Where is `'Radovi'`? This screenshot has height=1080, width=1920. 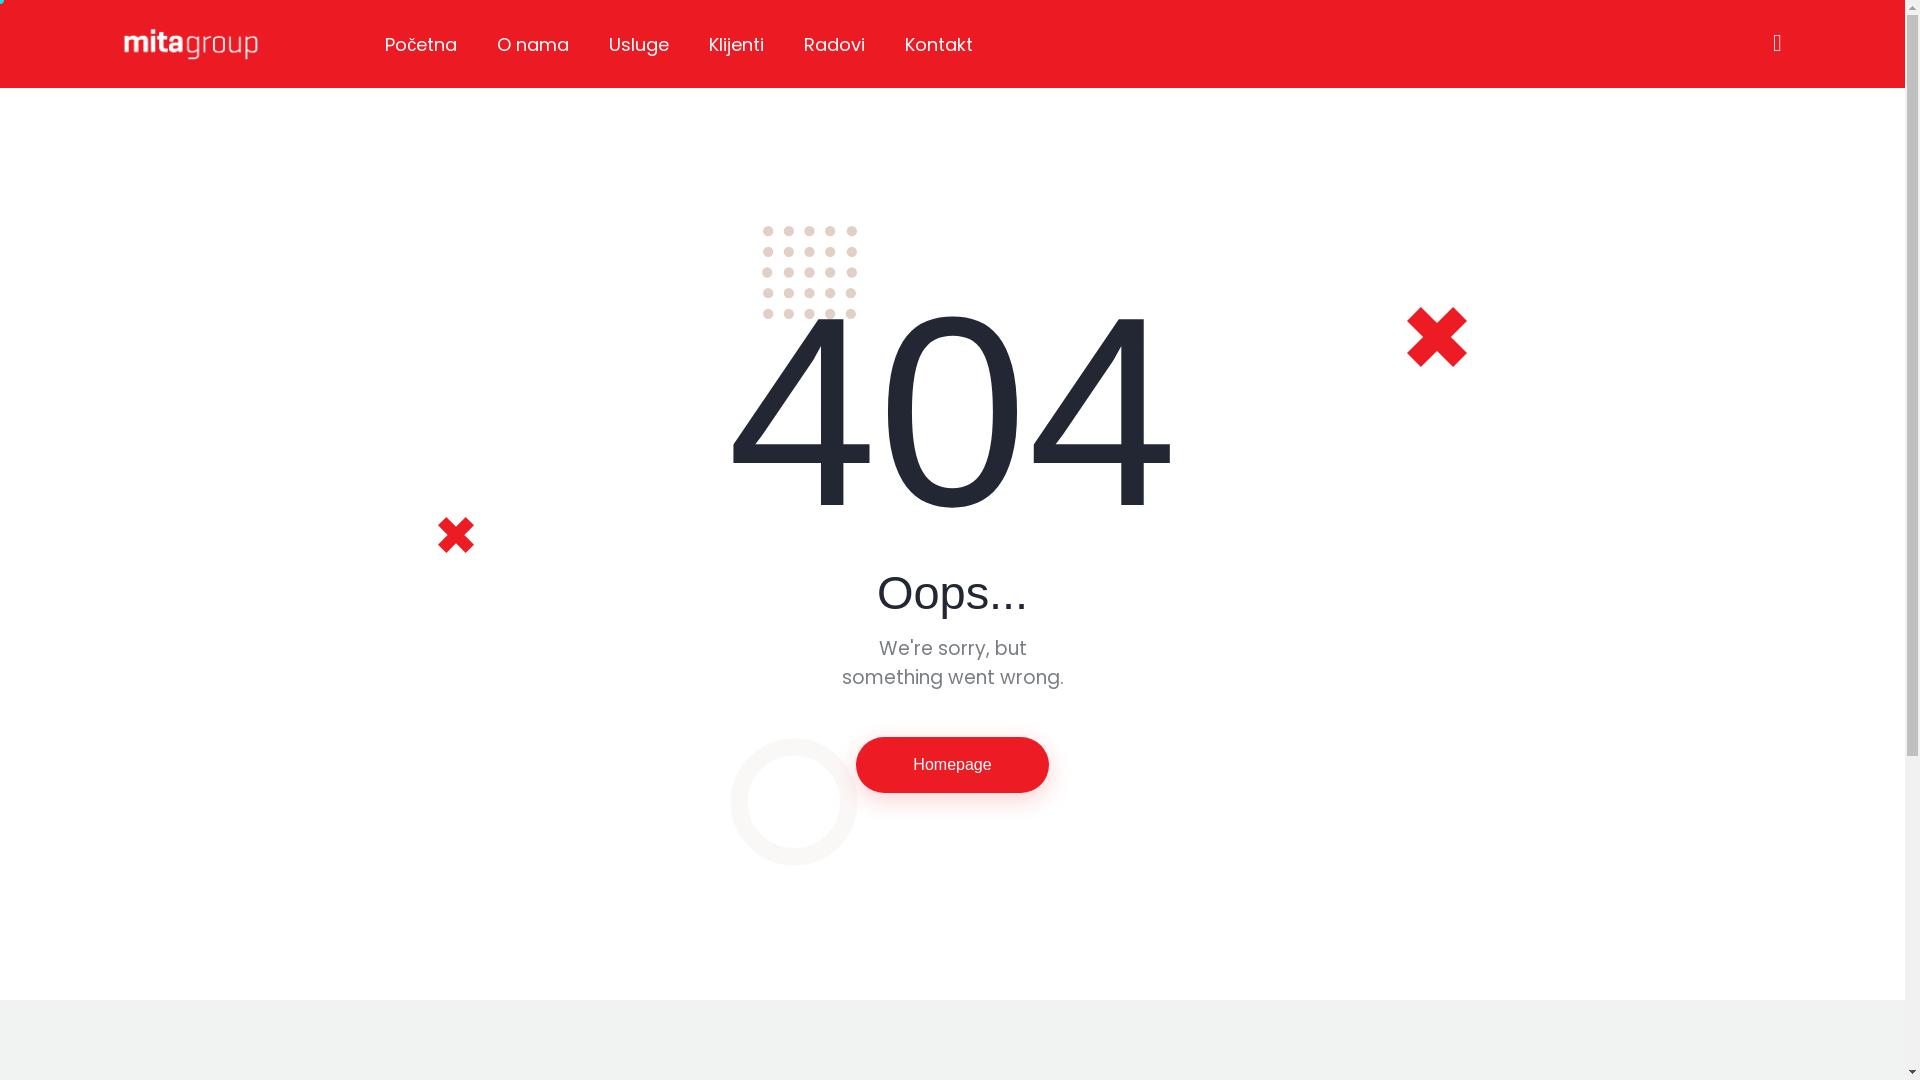 'Radovi' is located at coordinates (834, 45).